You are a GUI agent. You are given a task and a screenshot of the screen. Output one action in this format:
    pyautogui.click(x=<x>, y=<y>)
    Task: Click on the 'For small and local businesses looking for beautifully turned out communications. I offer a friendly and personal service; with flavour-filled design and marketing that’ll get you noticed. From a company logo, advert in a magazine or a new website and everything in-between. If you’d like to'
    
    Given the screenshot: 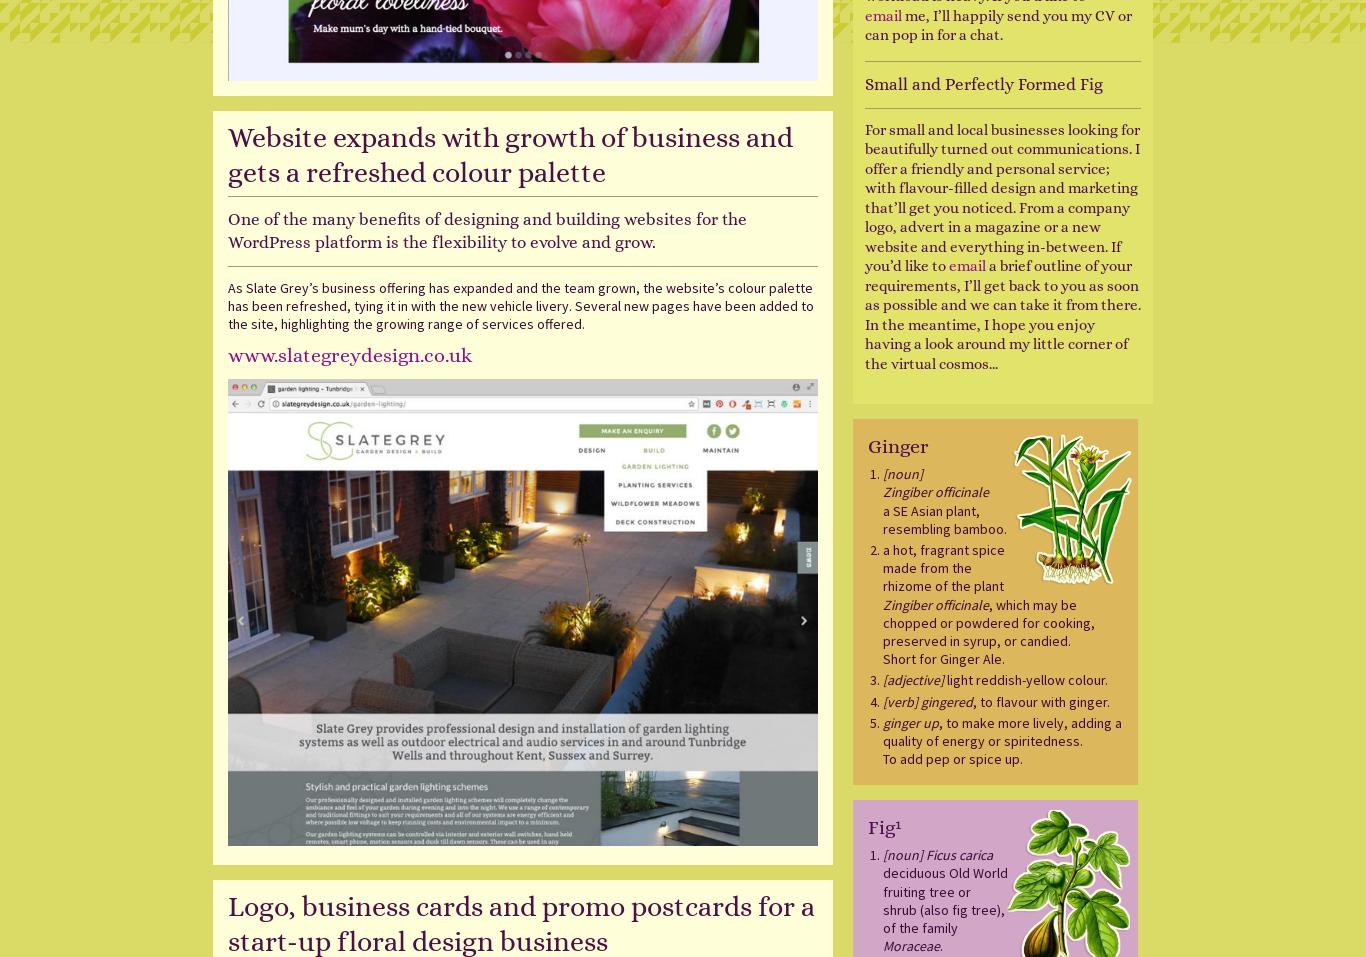 What is the action you would take?
    pyautogui.click(x=1001, y=196)
    